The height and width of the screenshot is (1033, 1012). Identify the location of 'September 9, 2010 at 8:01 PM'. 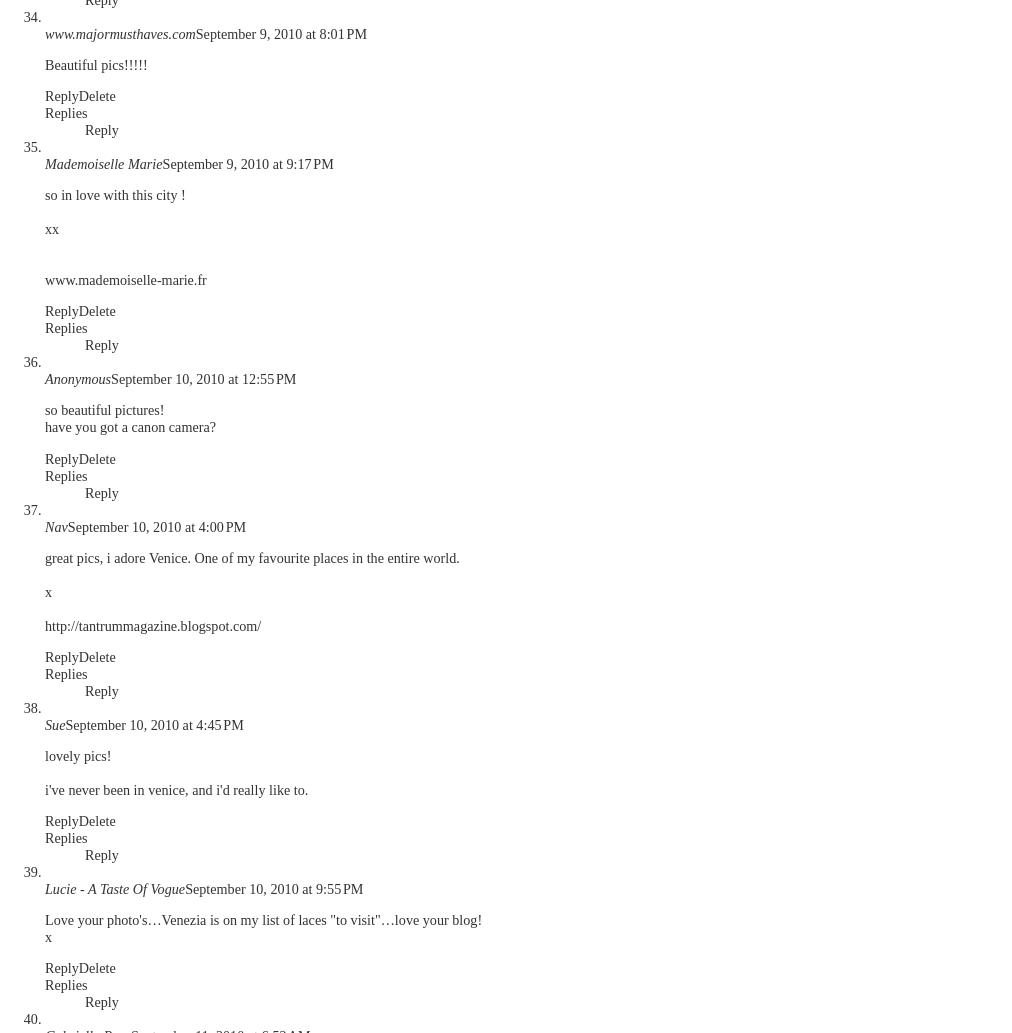
(195, 32).